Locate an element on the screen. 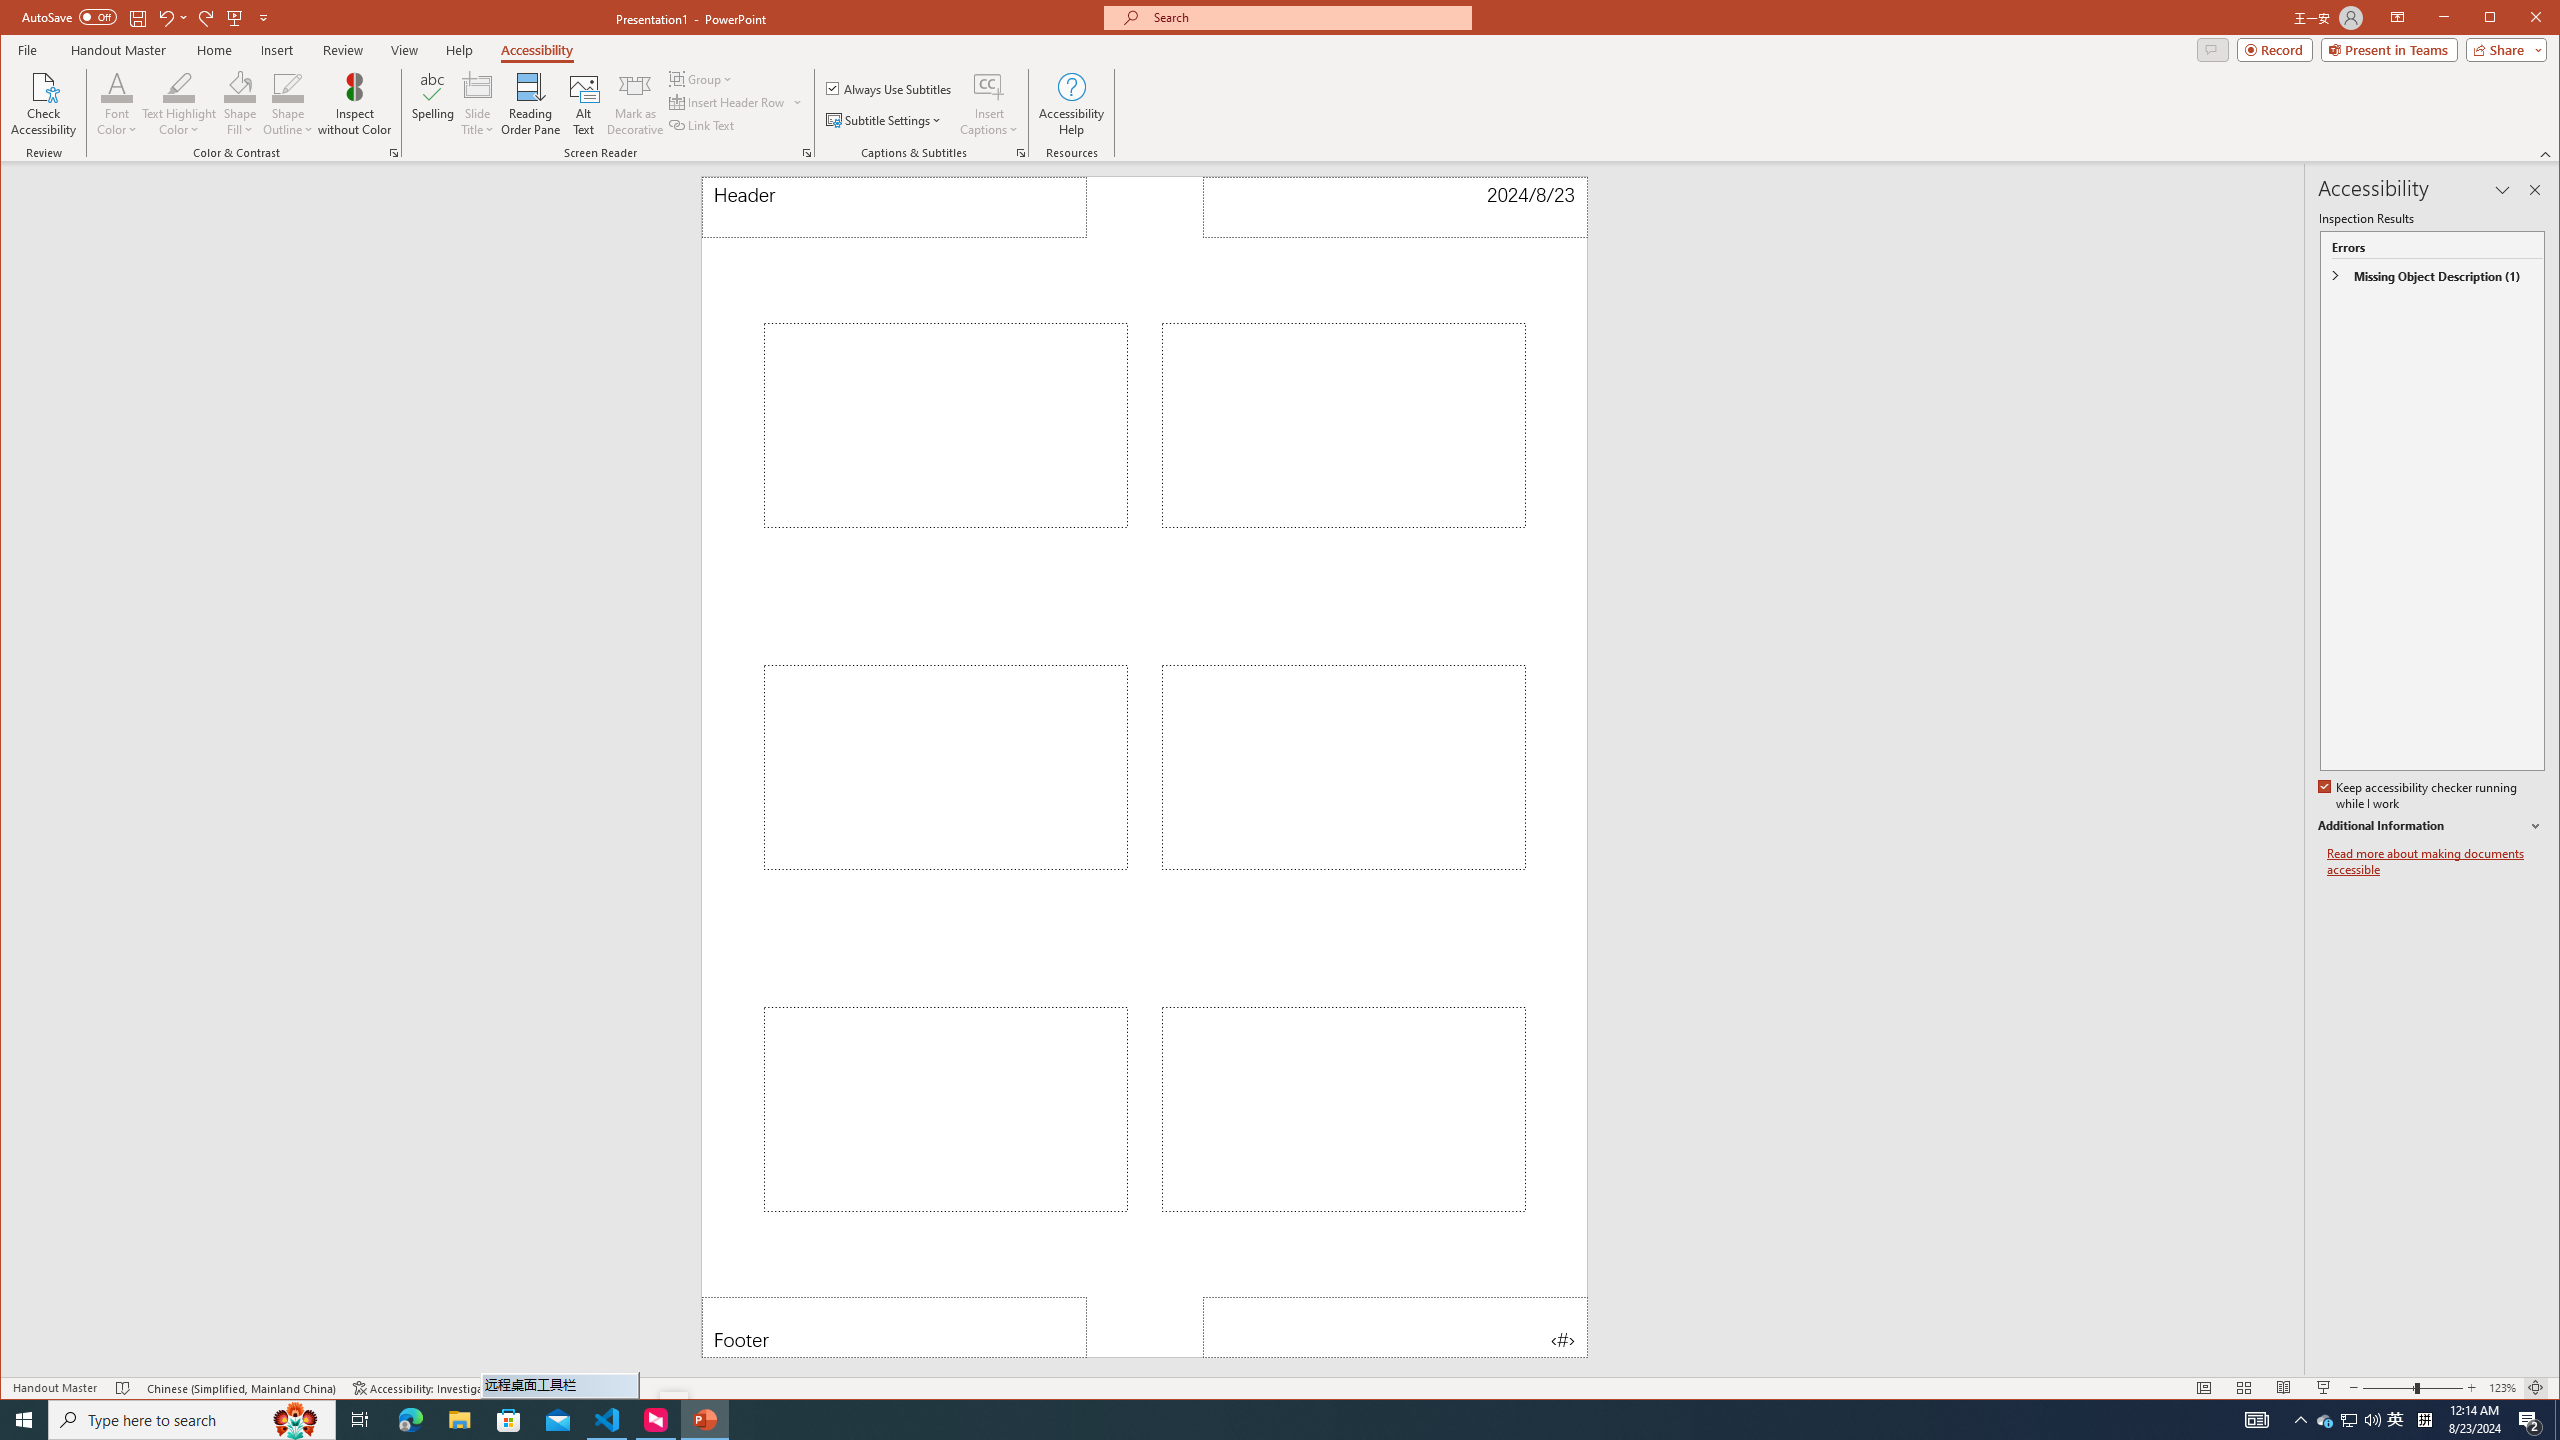  'Footer' is located at coordinates (893, 1326).